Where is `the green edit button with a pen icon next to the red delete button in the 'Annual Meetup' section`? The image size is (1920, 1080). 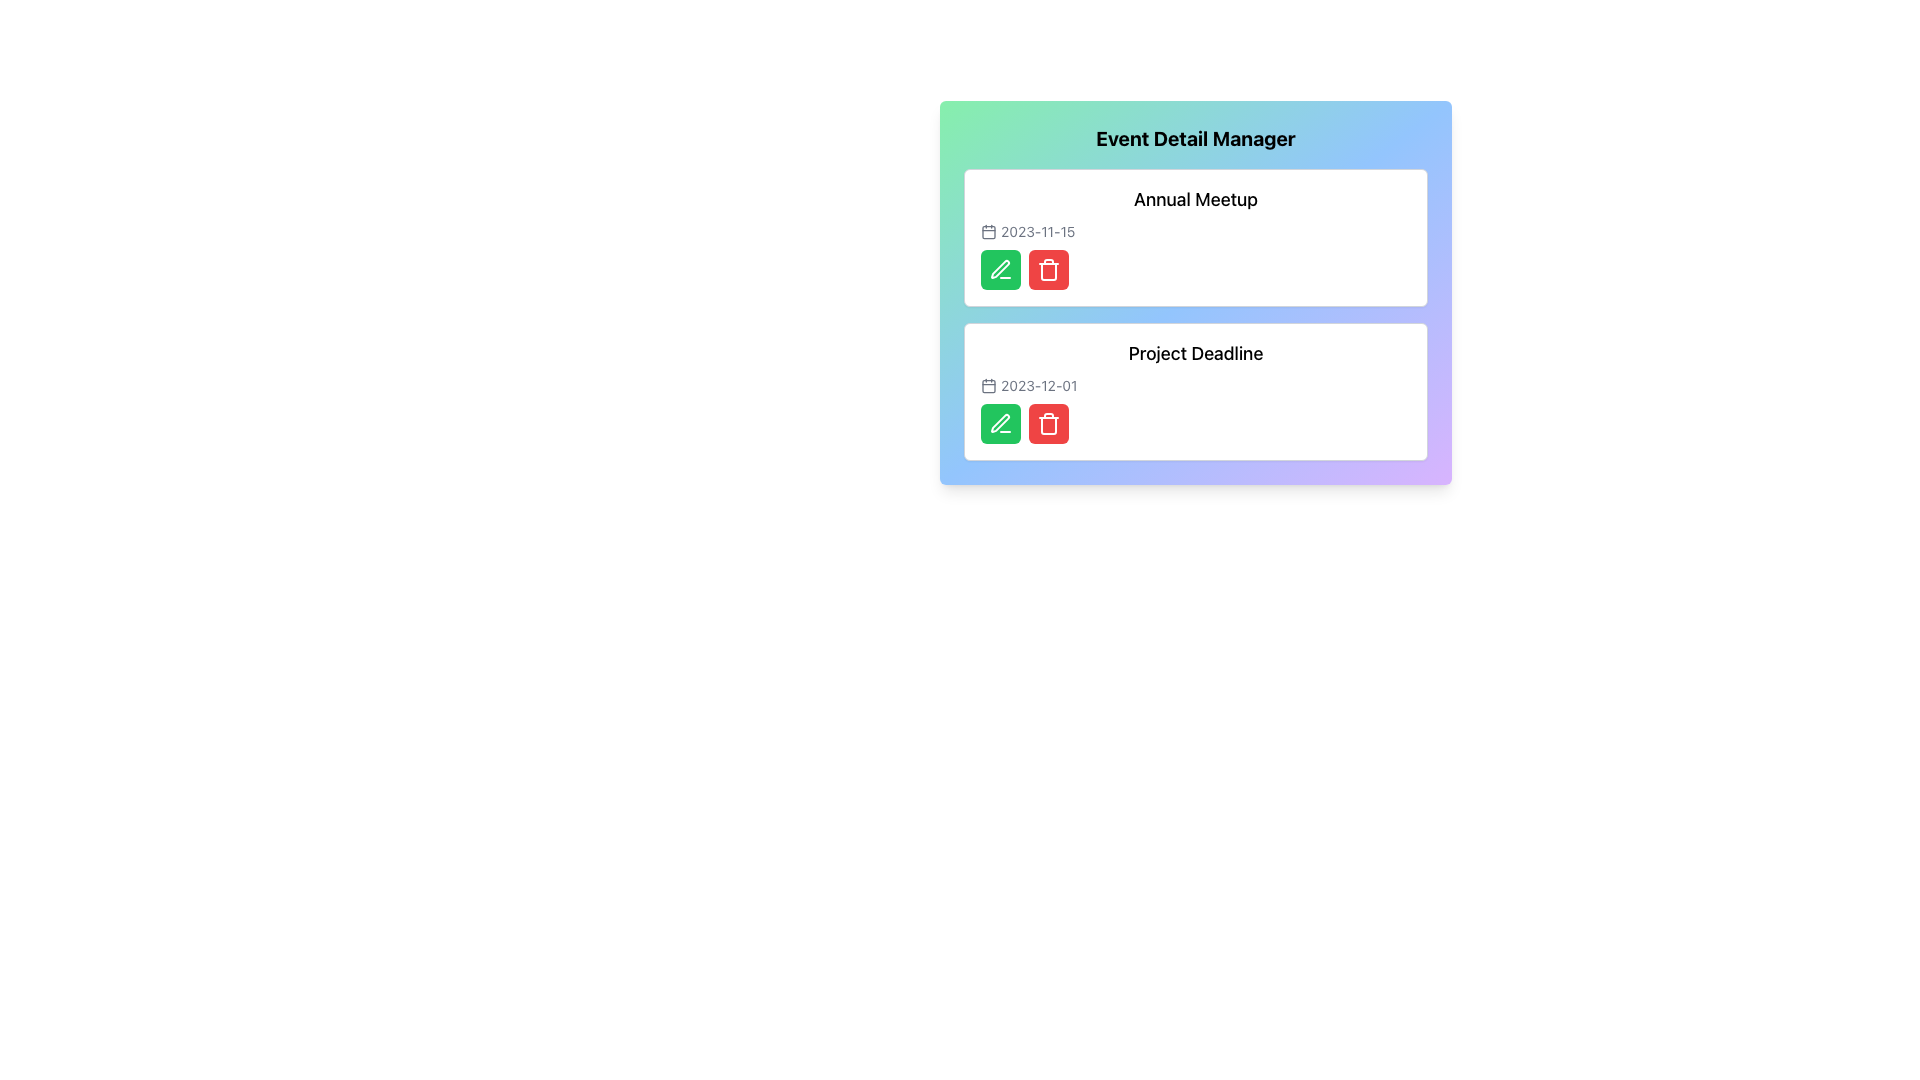 the green edit button with a pen icon next to the red delete button in the 'Annual Meetup' section is located at coordinates (1001, 270).